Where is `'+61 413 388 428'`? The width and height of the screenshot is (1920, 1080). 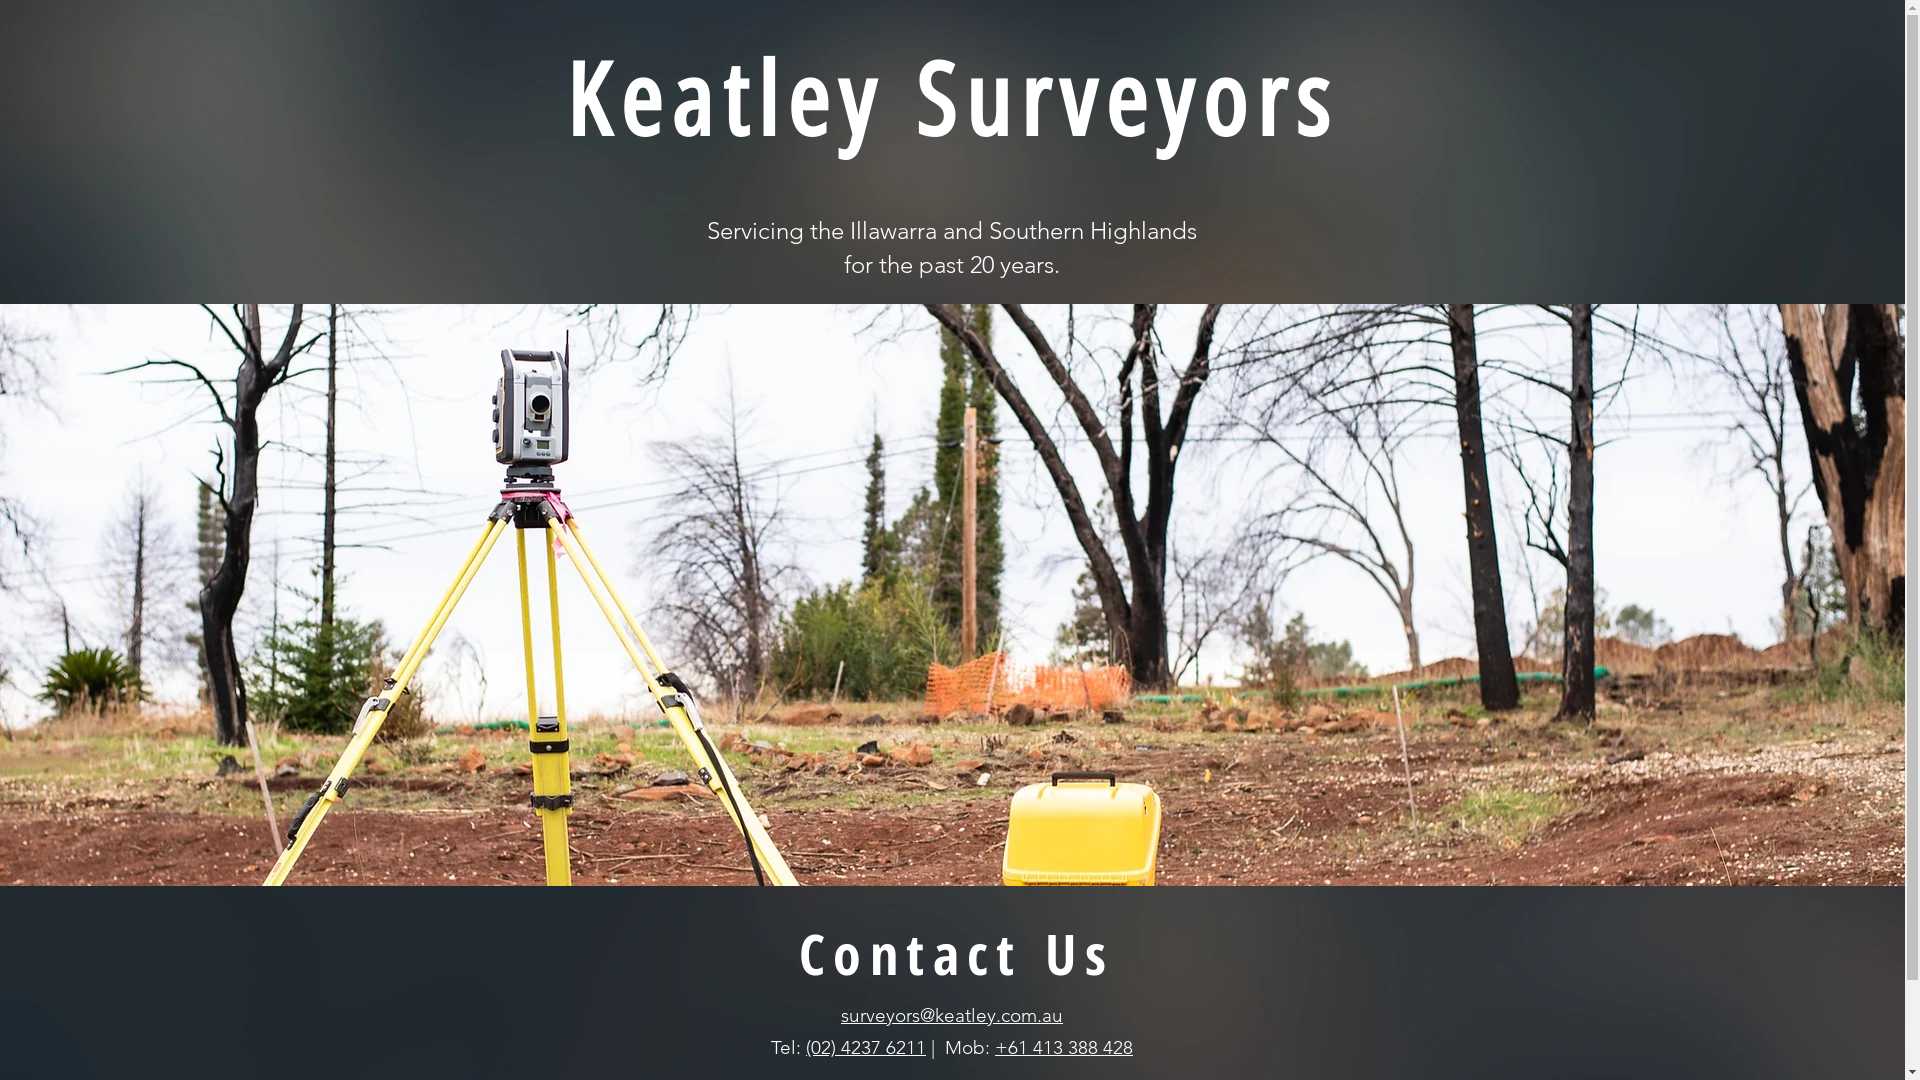 '+61 413 388 428' is located at coordinates (1063, 1046).